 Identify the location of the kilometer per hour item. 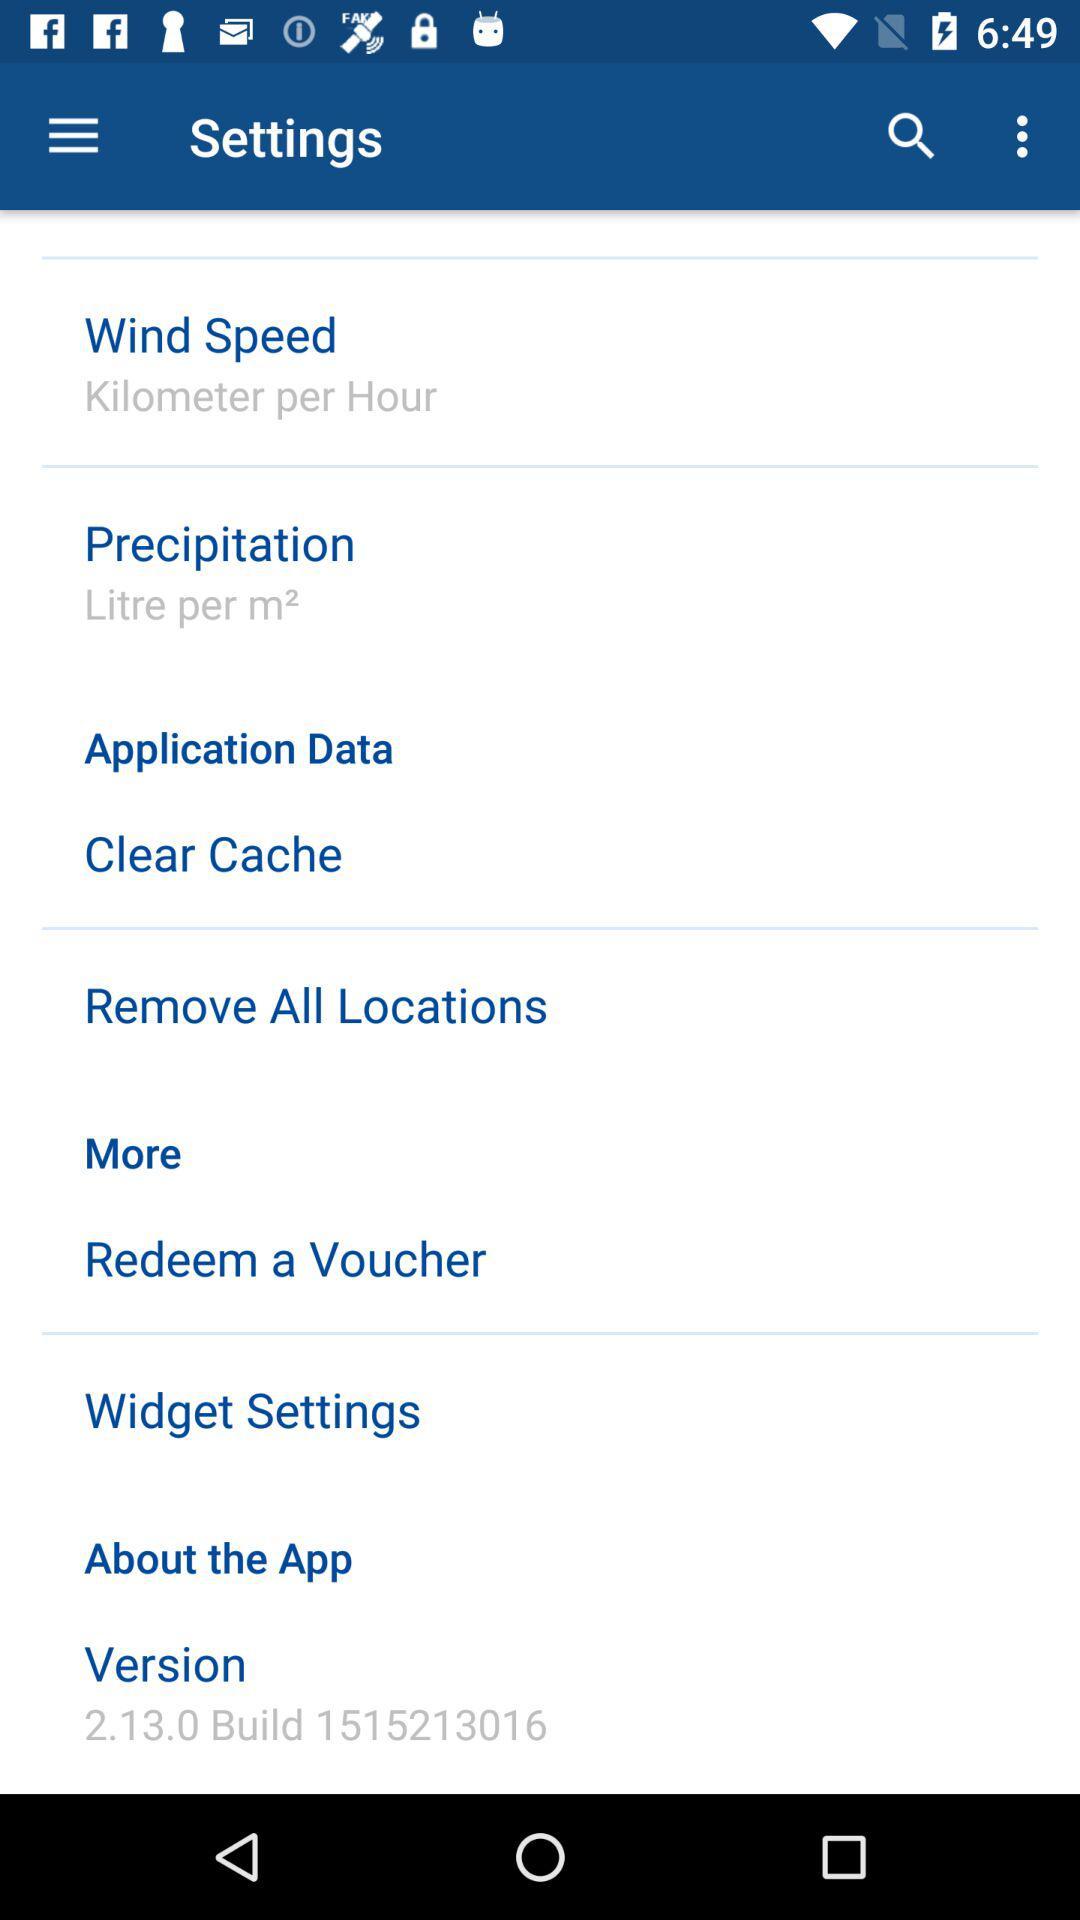
(259, 394).